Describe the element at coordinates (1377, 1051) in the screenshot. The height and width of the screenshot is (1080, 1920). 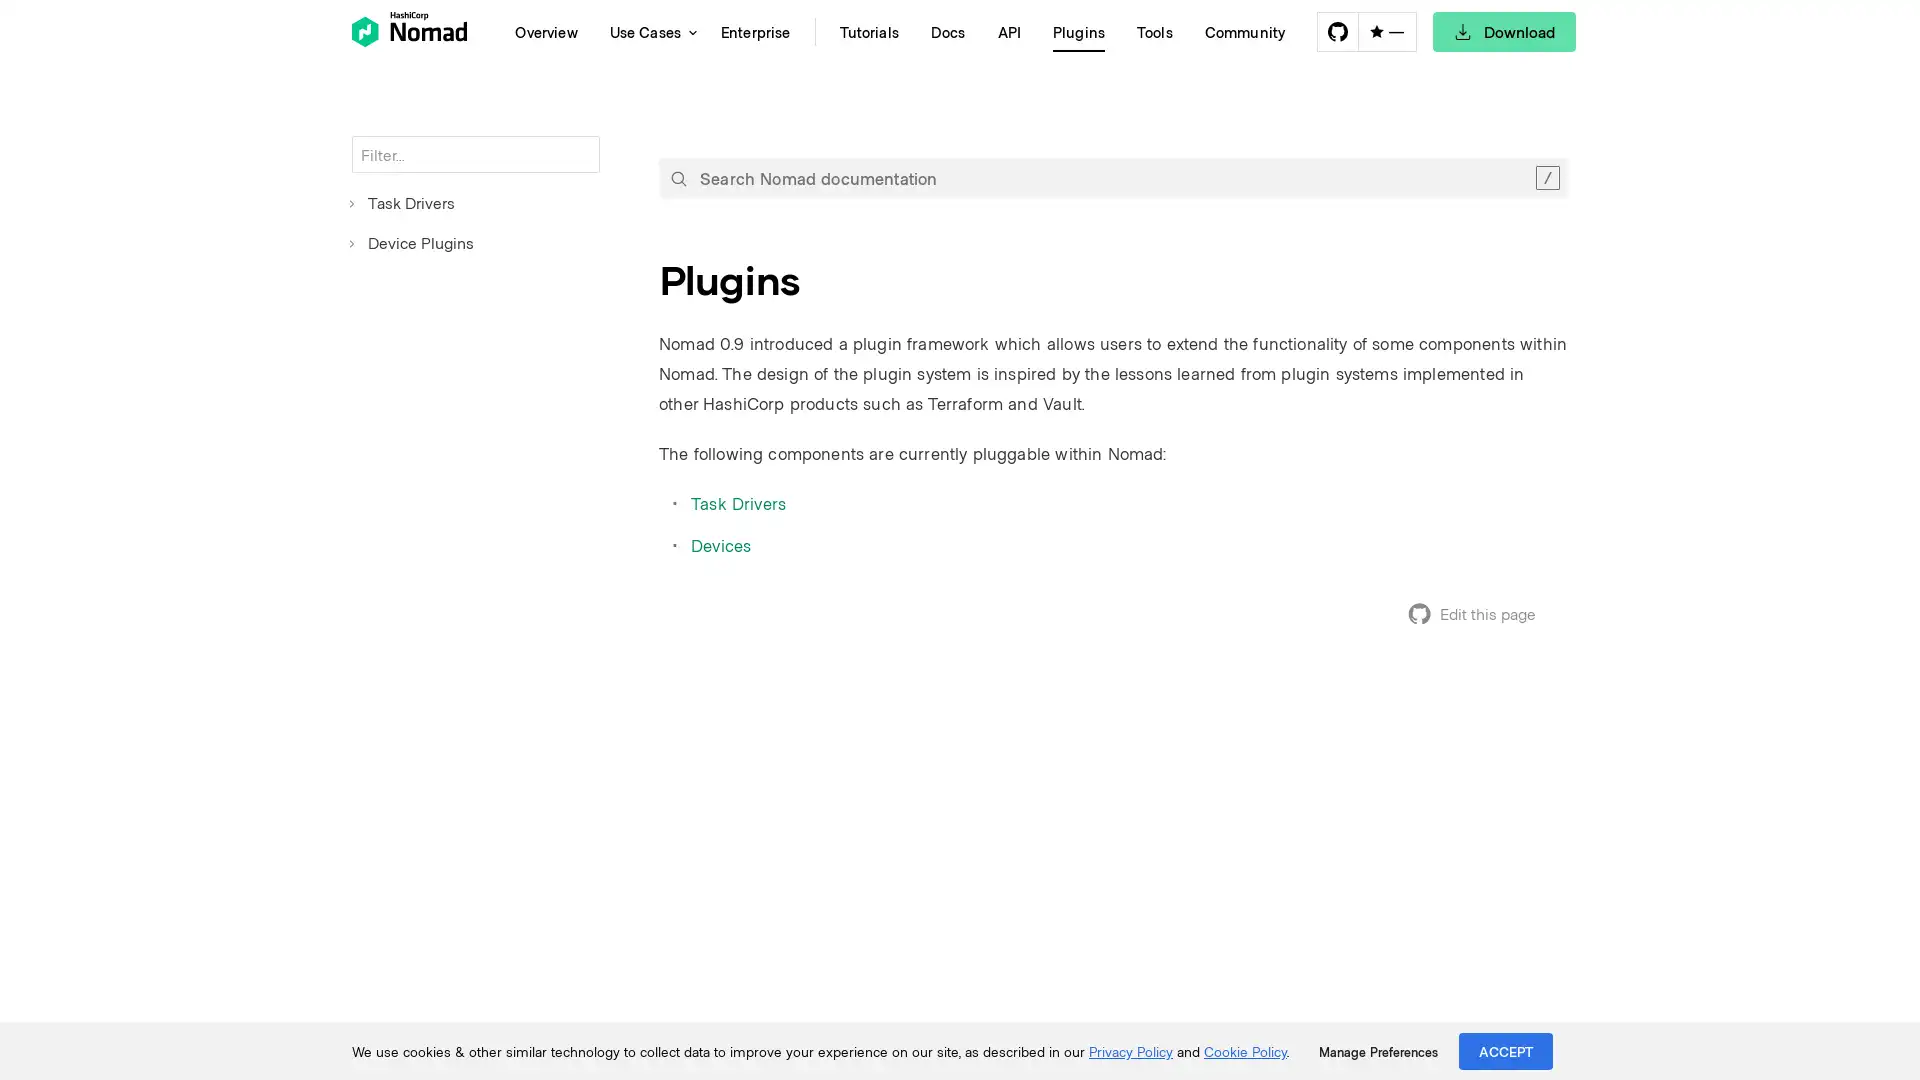
I see `Manage Preferences` at that location.